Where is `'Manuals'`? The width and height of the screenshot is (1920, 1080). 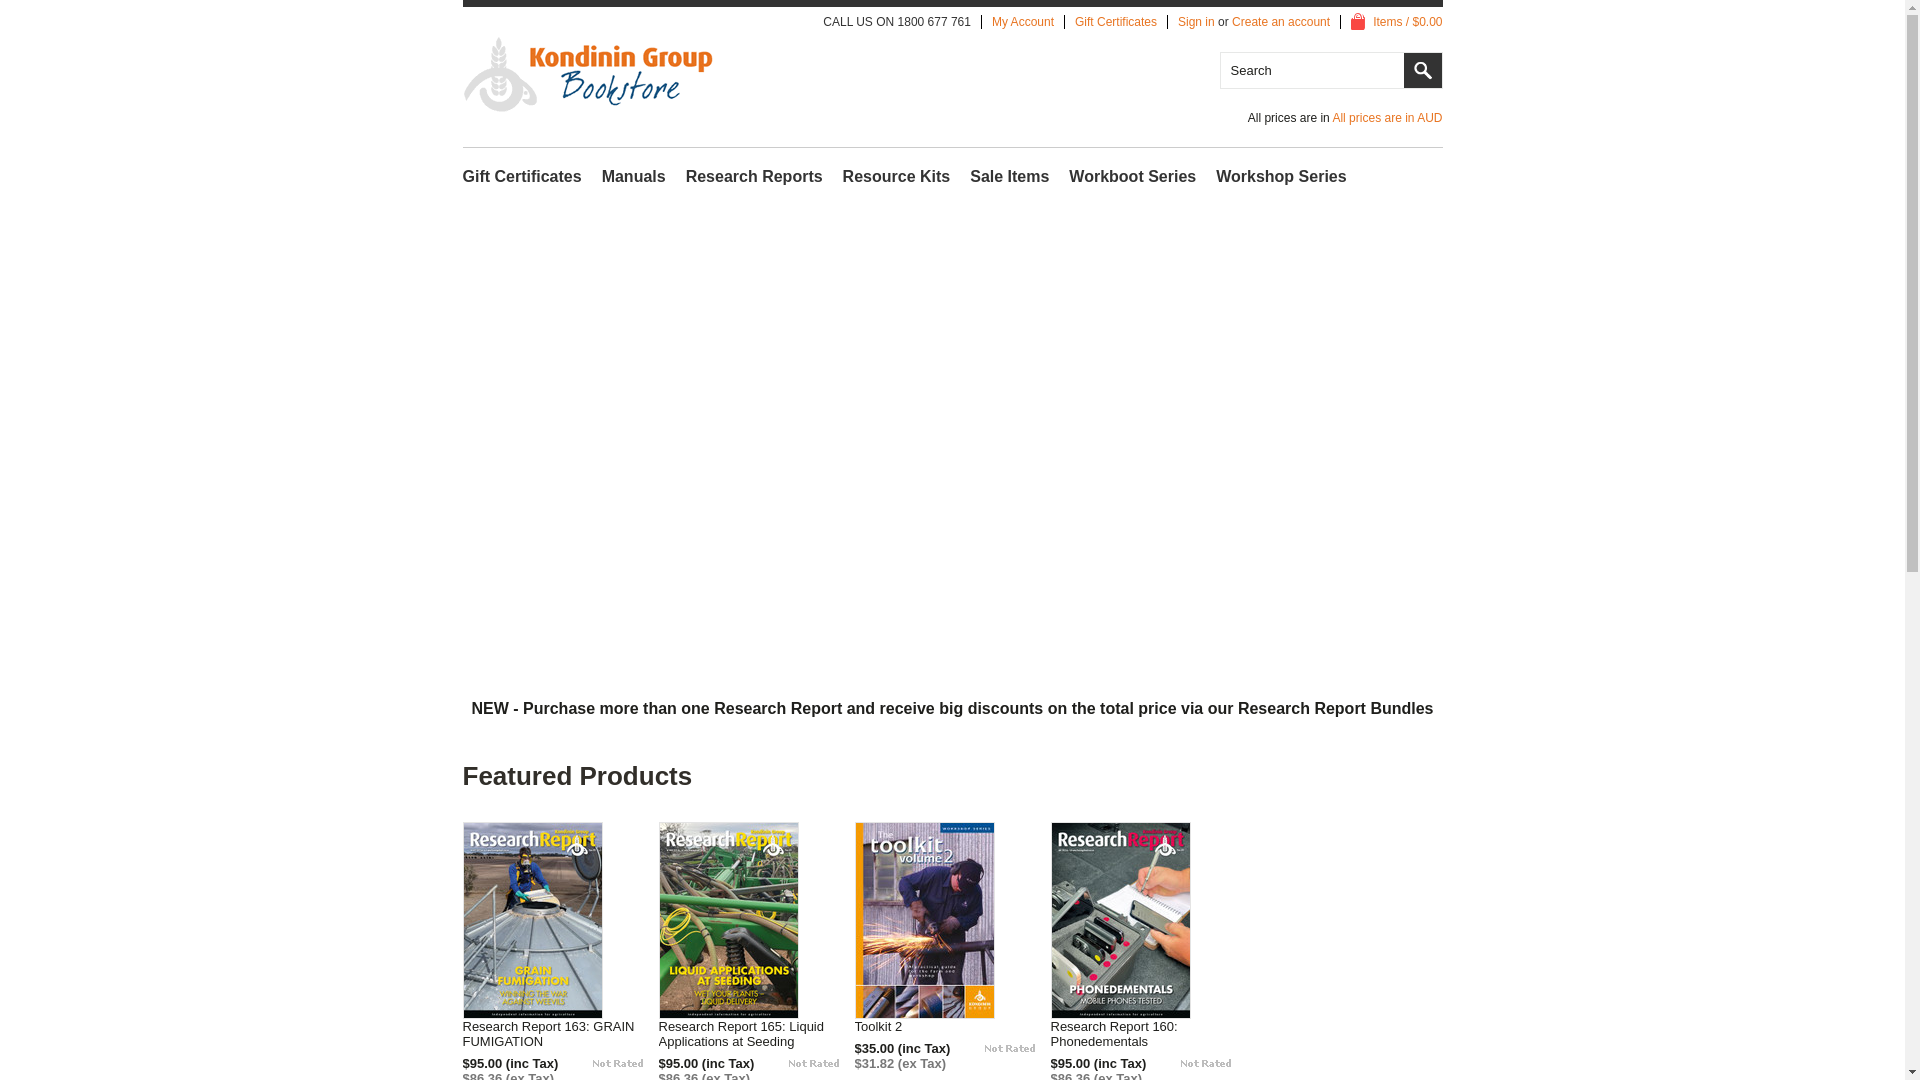 'Manuals' is located at coordinates (632, 176).